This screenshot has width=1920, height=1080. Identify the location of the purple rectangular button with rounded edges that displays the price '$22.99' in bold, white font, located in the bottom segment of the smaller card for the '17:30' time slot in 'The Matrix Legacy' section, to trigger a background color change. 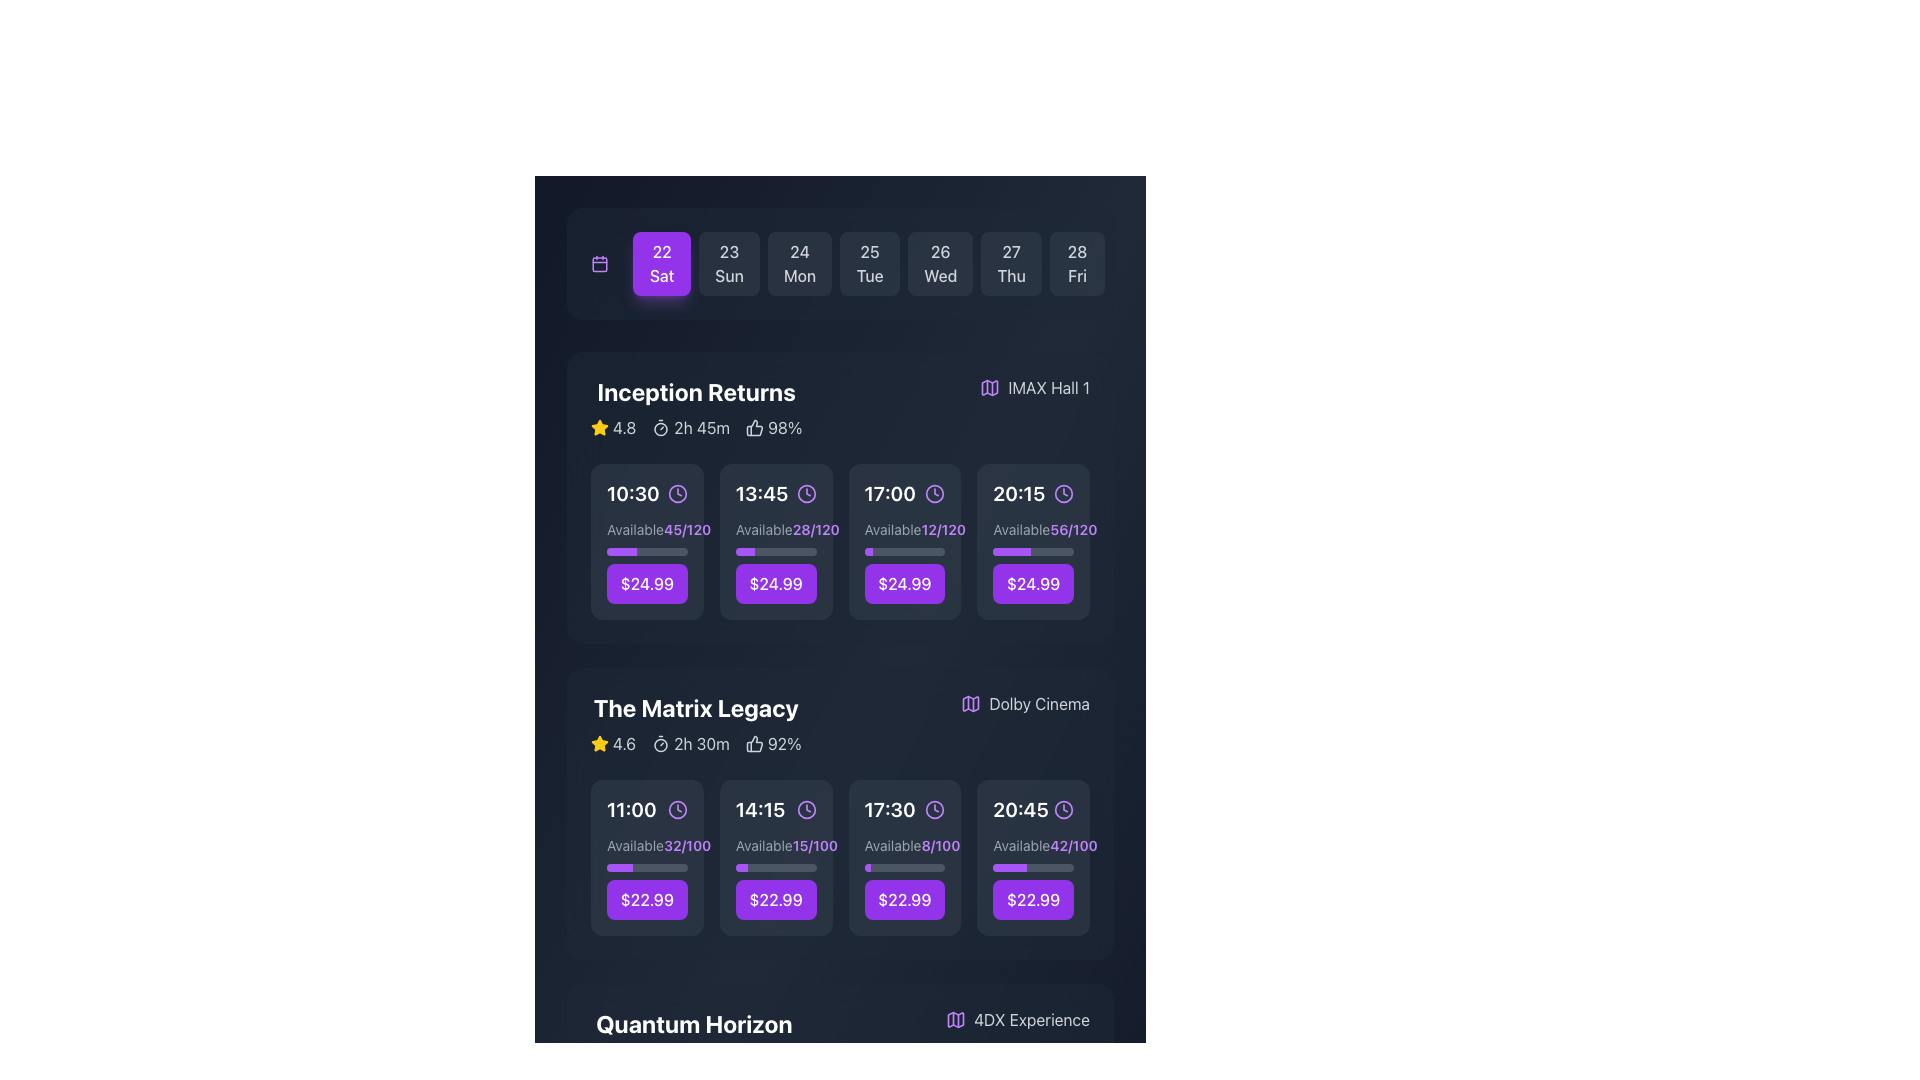
(903, 877).